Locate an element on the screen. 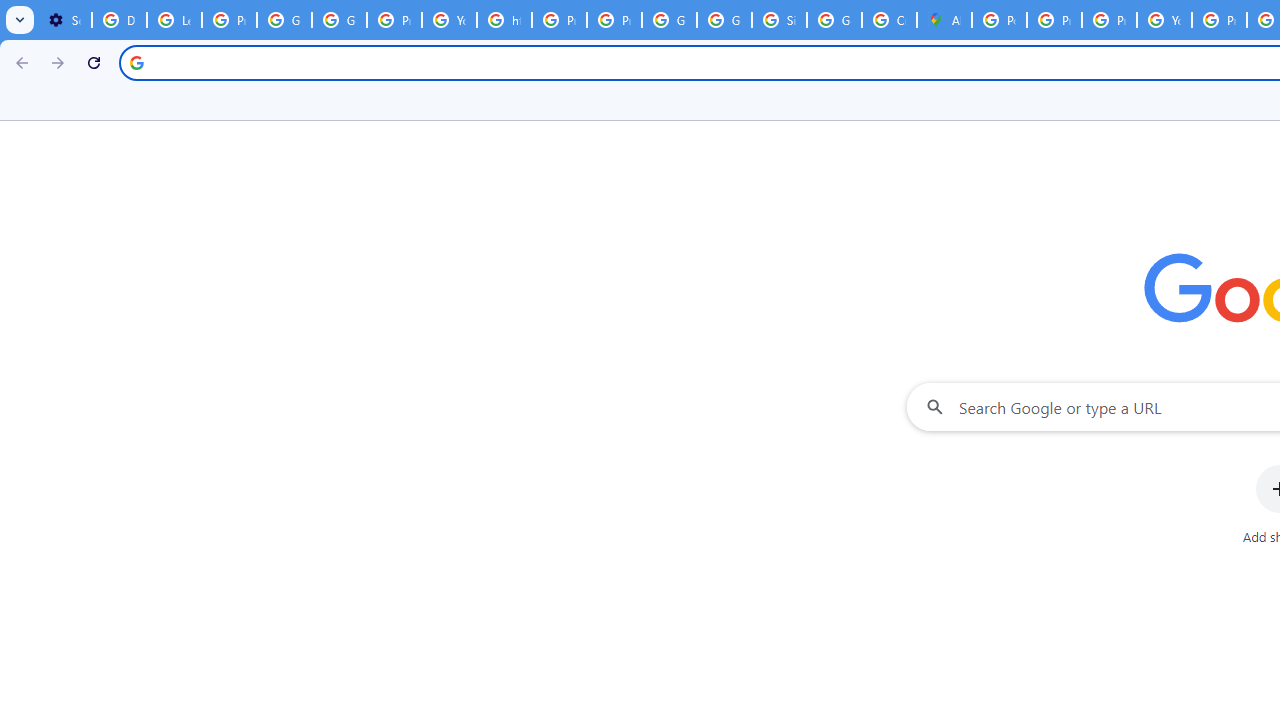  'Delete photos & videos - Computer - Google Photos Help' is located at coordinates (118, 20).